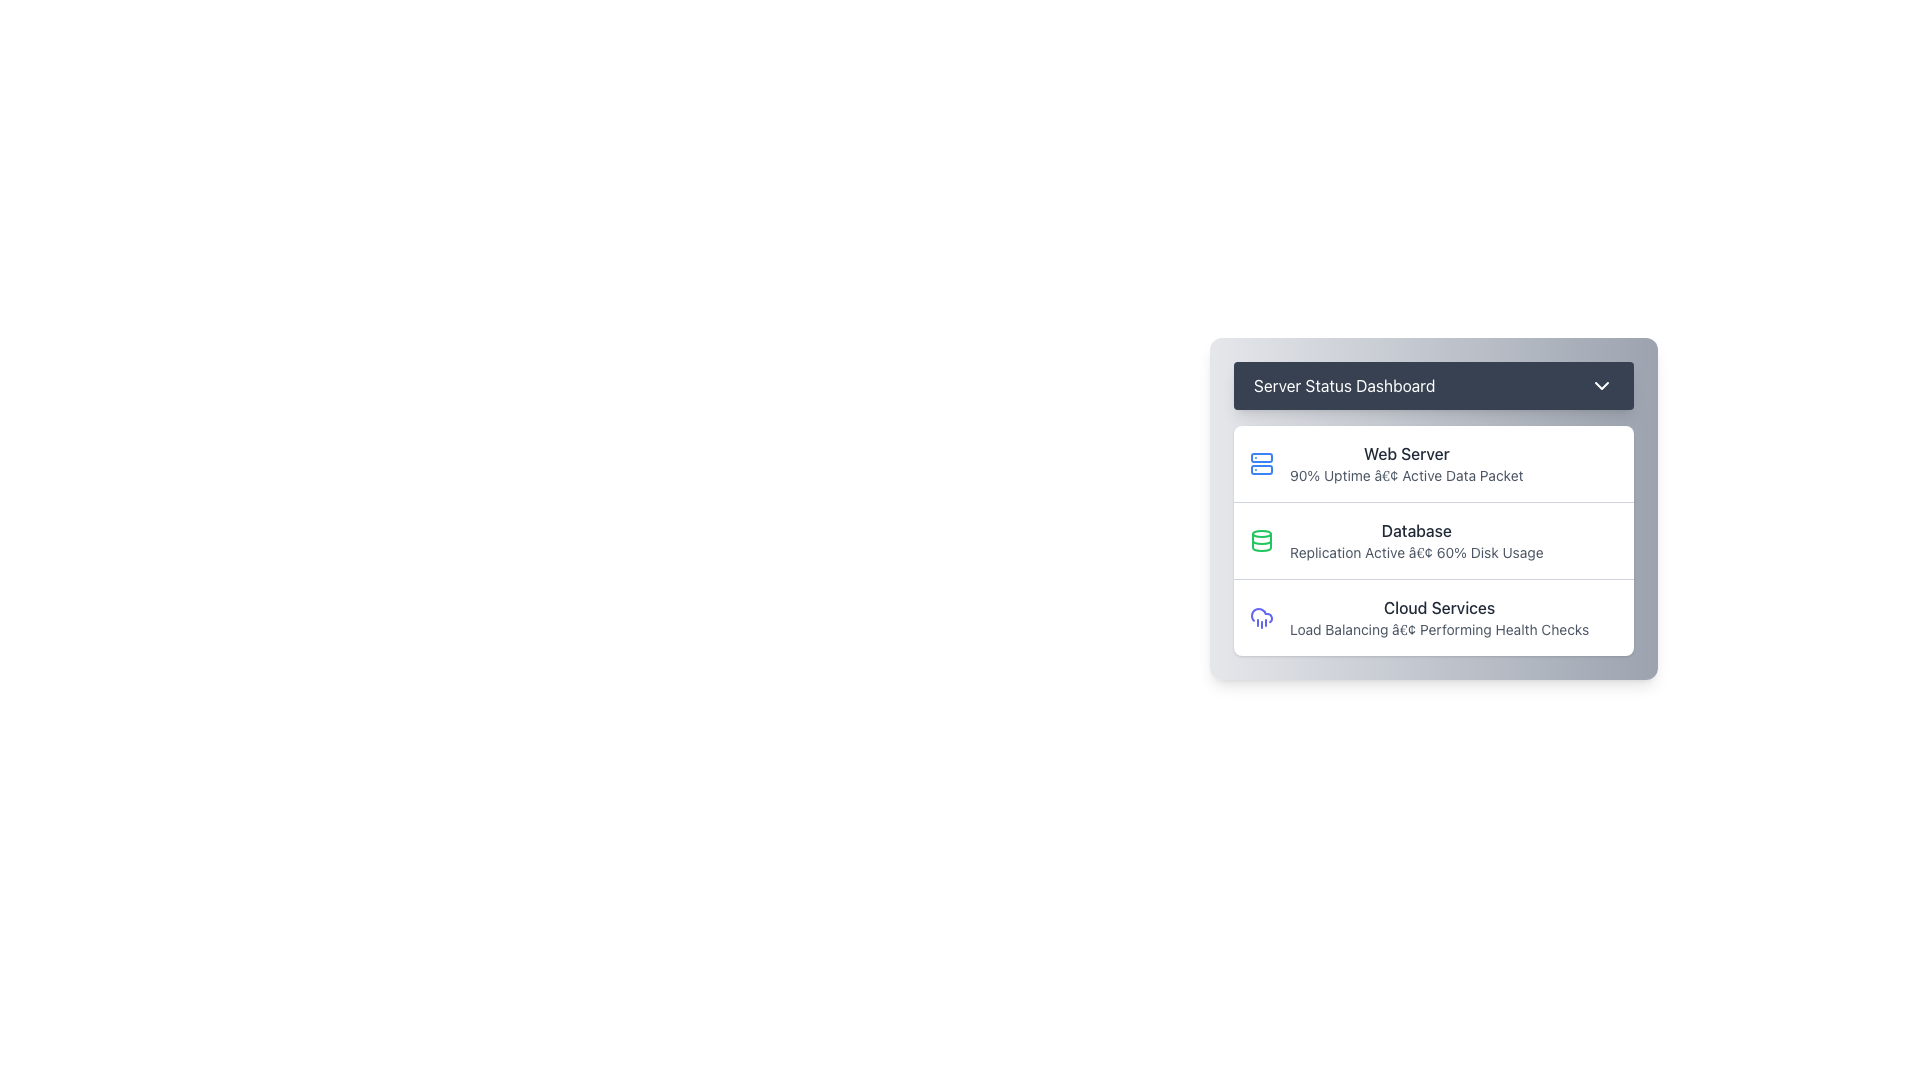 Image resolution: width=1920 pixels, height=1080 pixels. Describe the element at coordinates (1405, 454) in the screenshot. I see `header text 'Web Server' which is centrally positioned at the top of the panel containing server-related metrics` at that location.